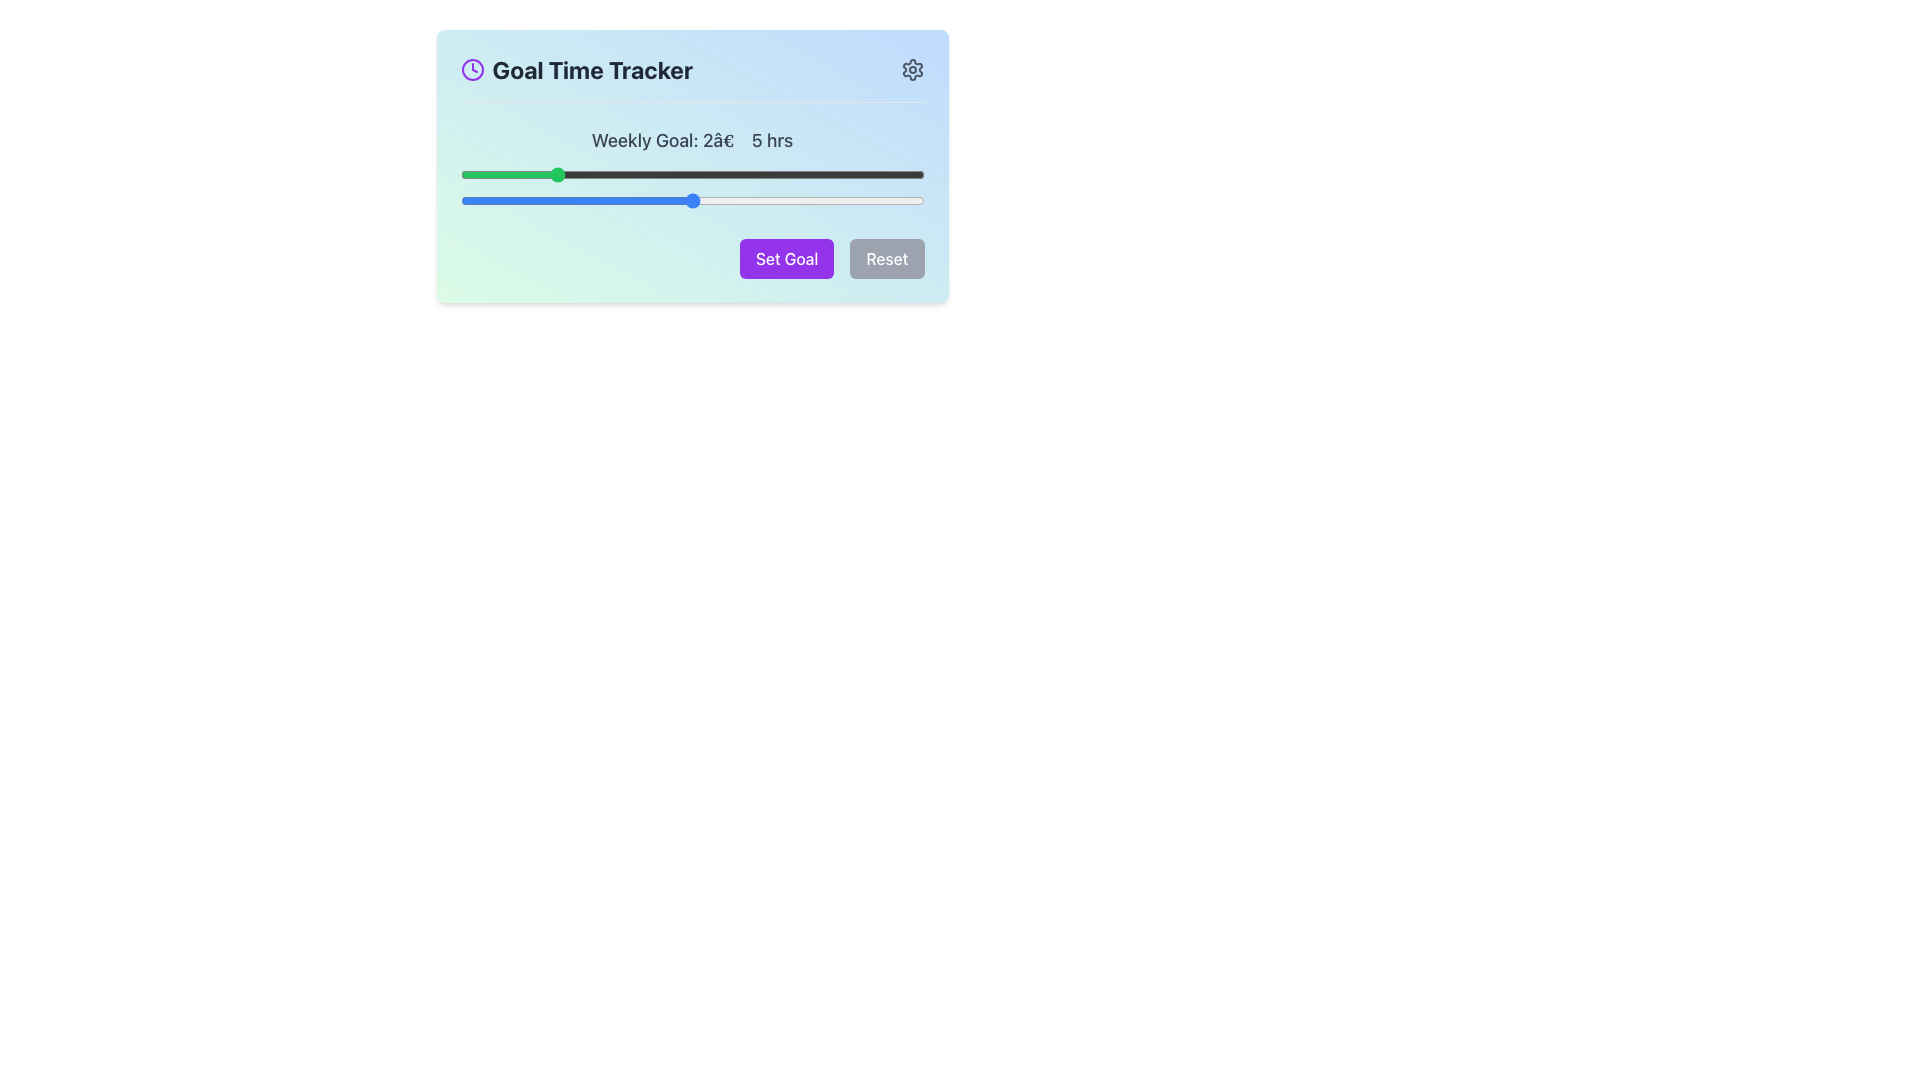 This screenshot has width=1920, height=1080. Describe the element at coordinates (786, 257) in the screenshot. I see `the leftmost button labeled 'Set Goal' with a purple background` at that location.